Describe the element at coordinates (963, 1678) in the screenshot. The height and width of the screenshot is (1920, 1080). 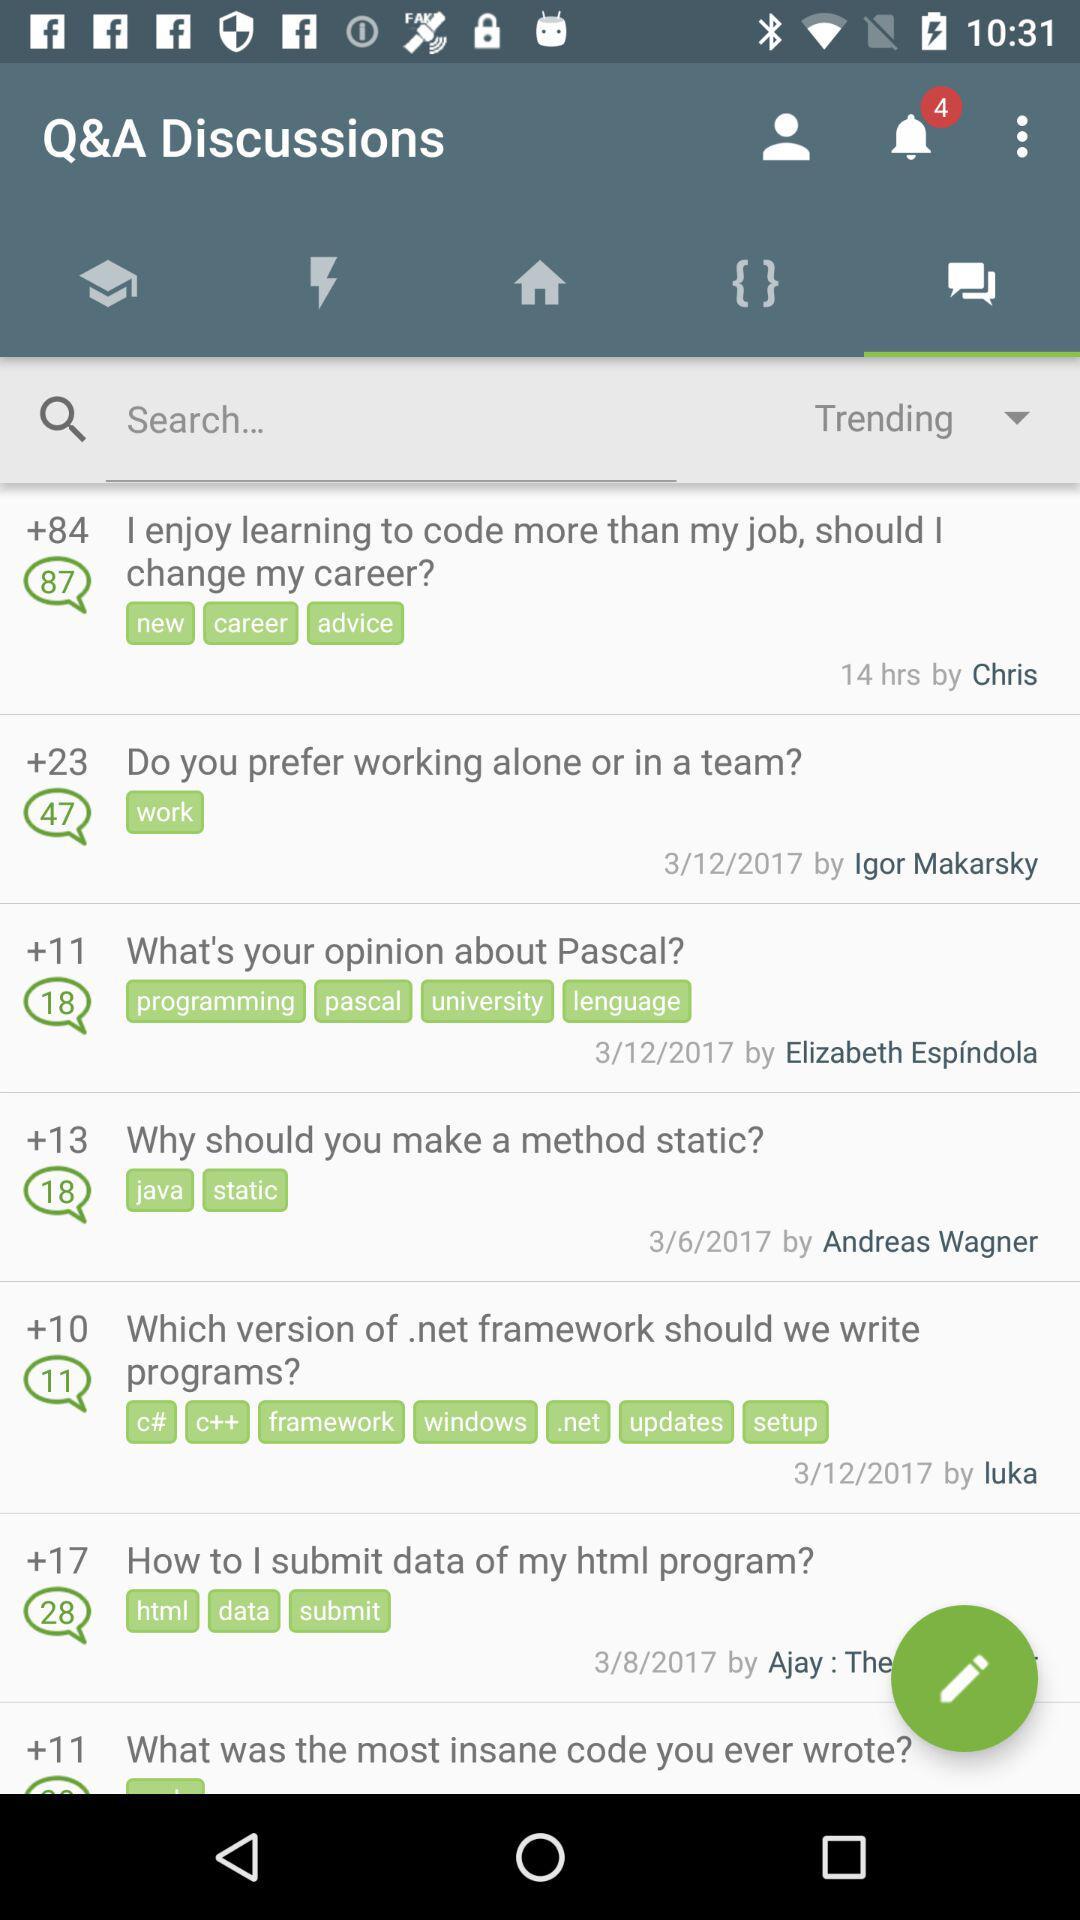
I see `comment icon` at that location.